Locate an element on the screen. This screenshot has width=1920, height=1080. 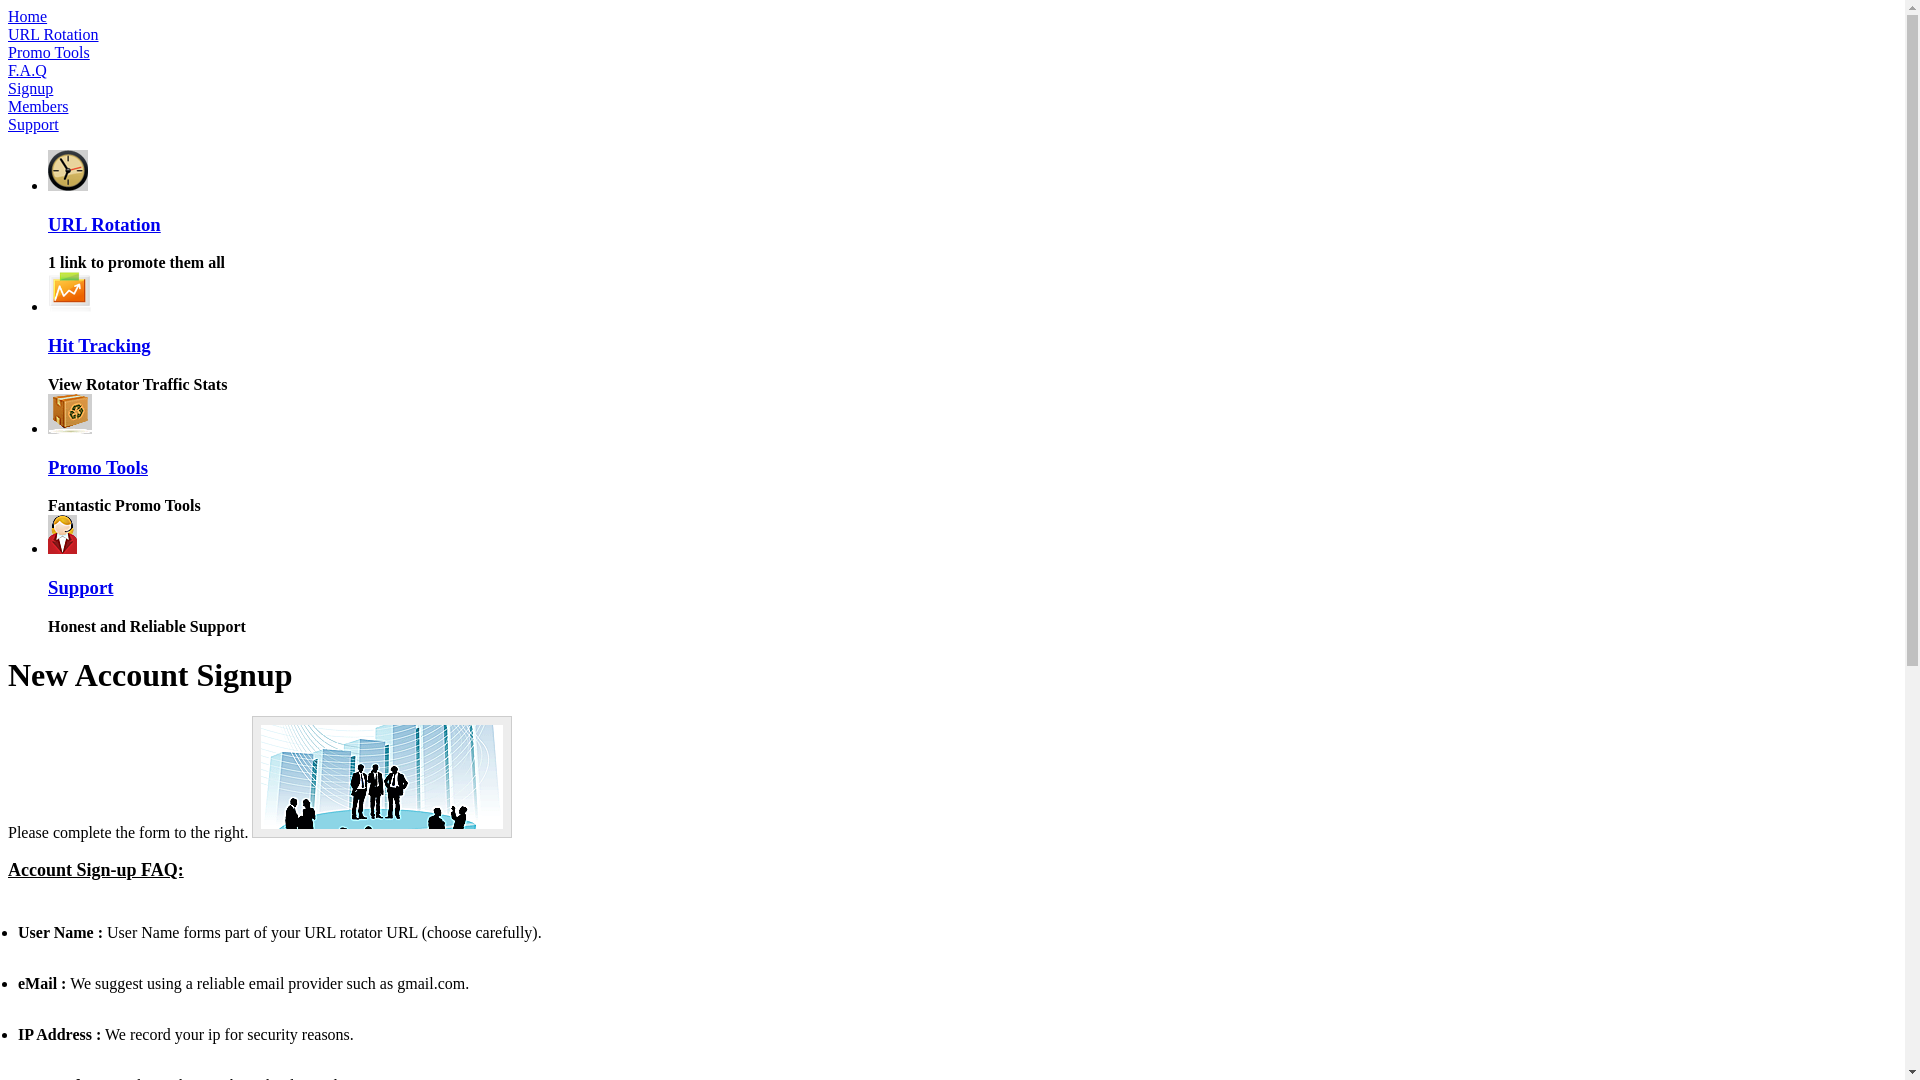
'Members' is located at coordinates (38, 106).